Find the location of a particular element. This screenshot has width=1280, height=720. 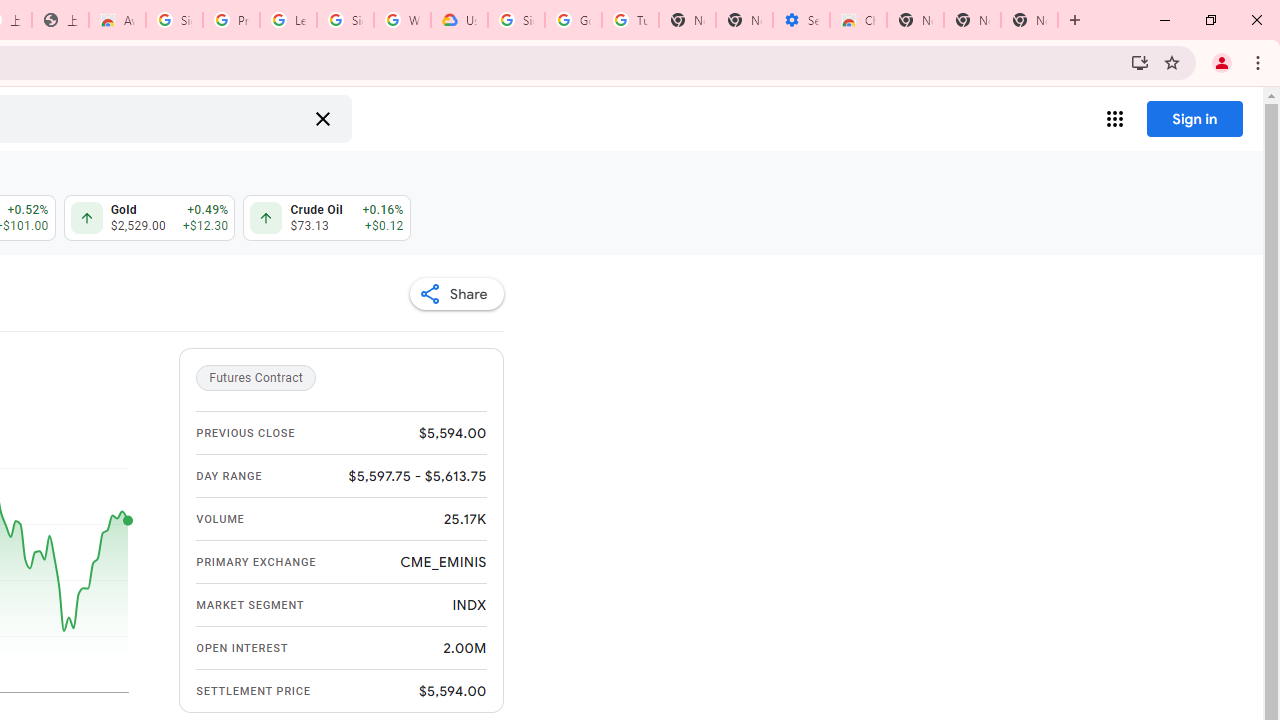

'Share' is located at coordinates (455, 294).